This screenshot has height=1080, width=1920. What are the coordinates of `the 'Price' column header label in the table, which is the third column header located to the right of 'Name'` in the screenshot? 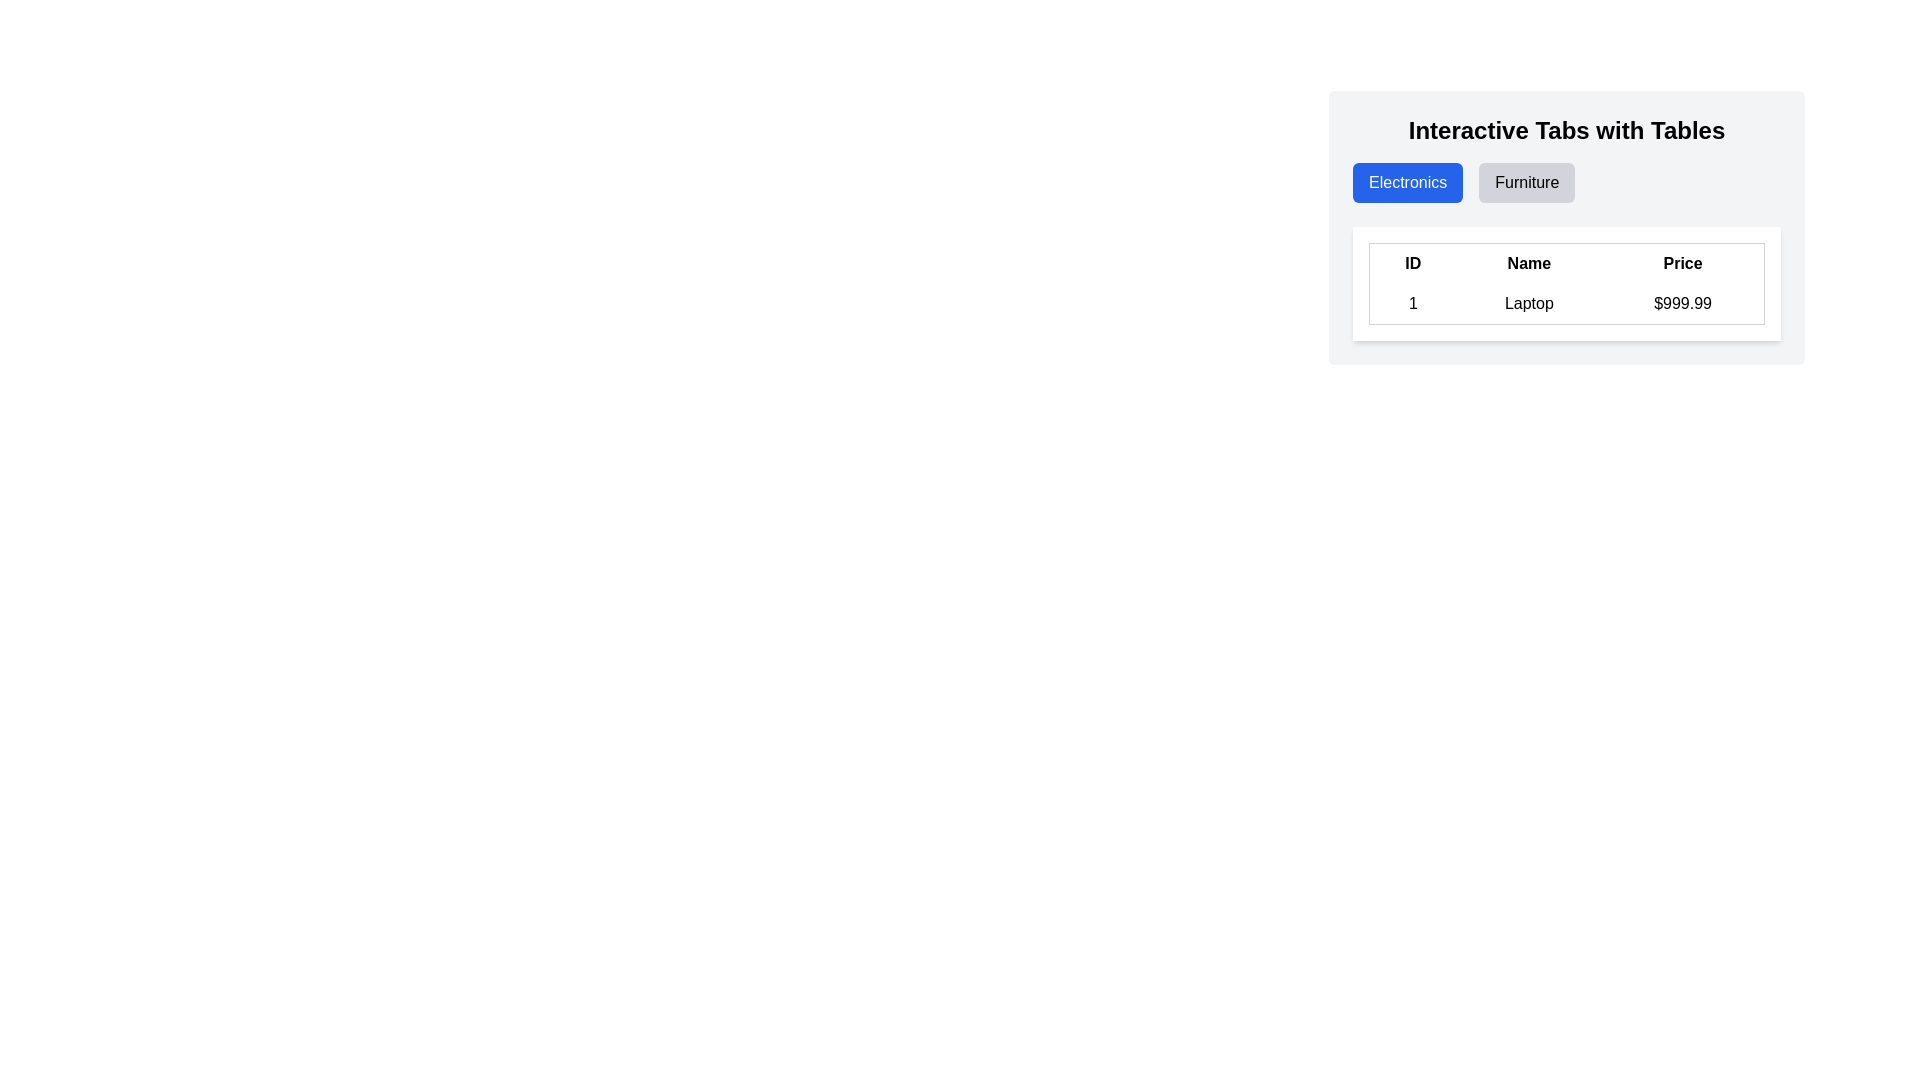 It's located at (1682, 262).